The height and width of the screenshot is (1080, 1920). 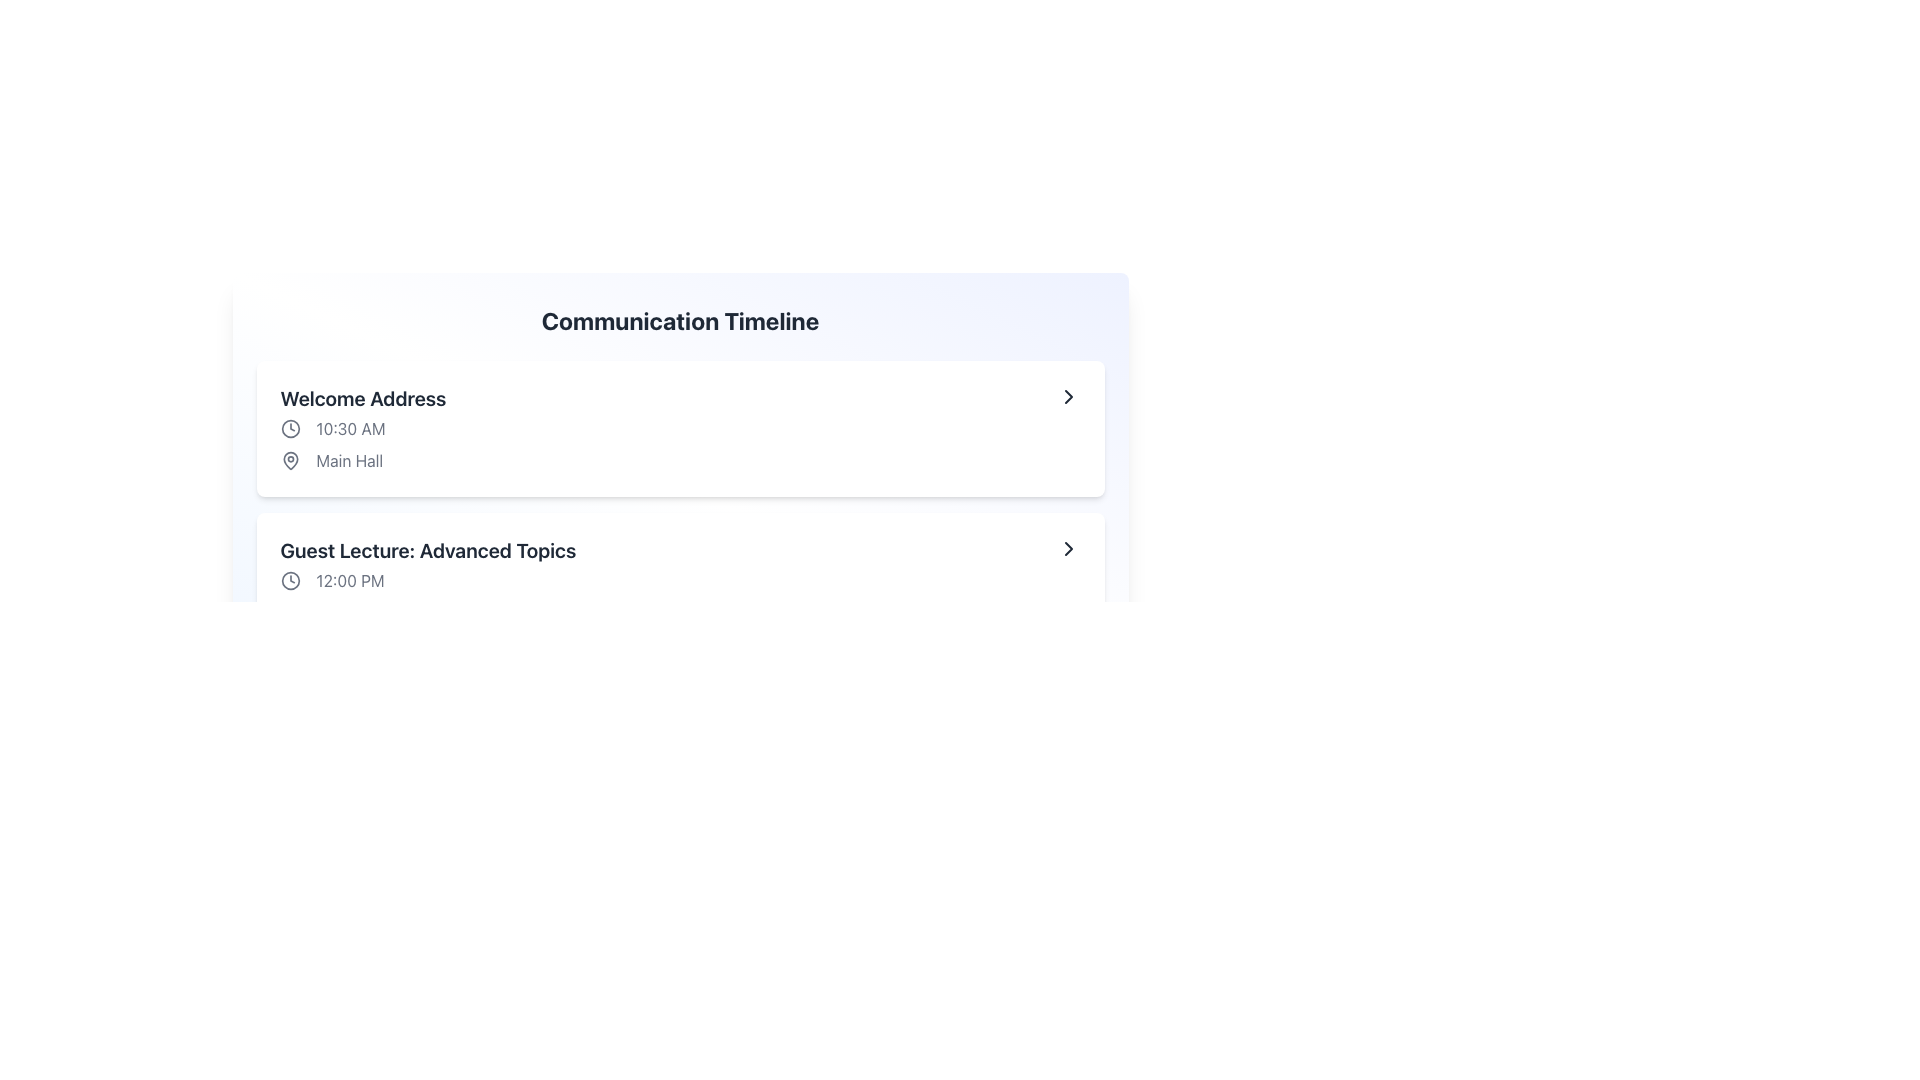 What do you see at coordinates (680, 427) in the screenshot?
I see `any clickable children like icons within the Information Card located in the first card of the scrollable timeline layout, positioned below the title 'Communication Timeline'` at bounding box center [680, 427].